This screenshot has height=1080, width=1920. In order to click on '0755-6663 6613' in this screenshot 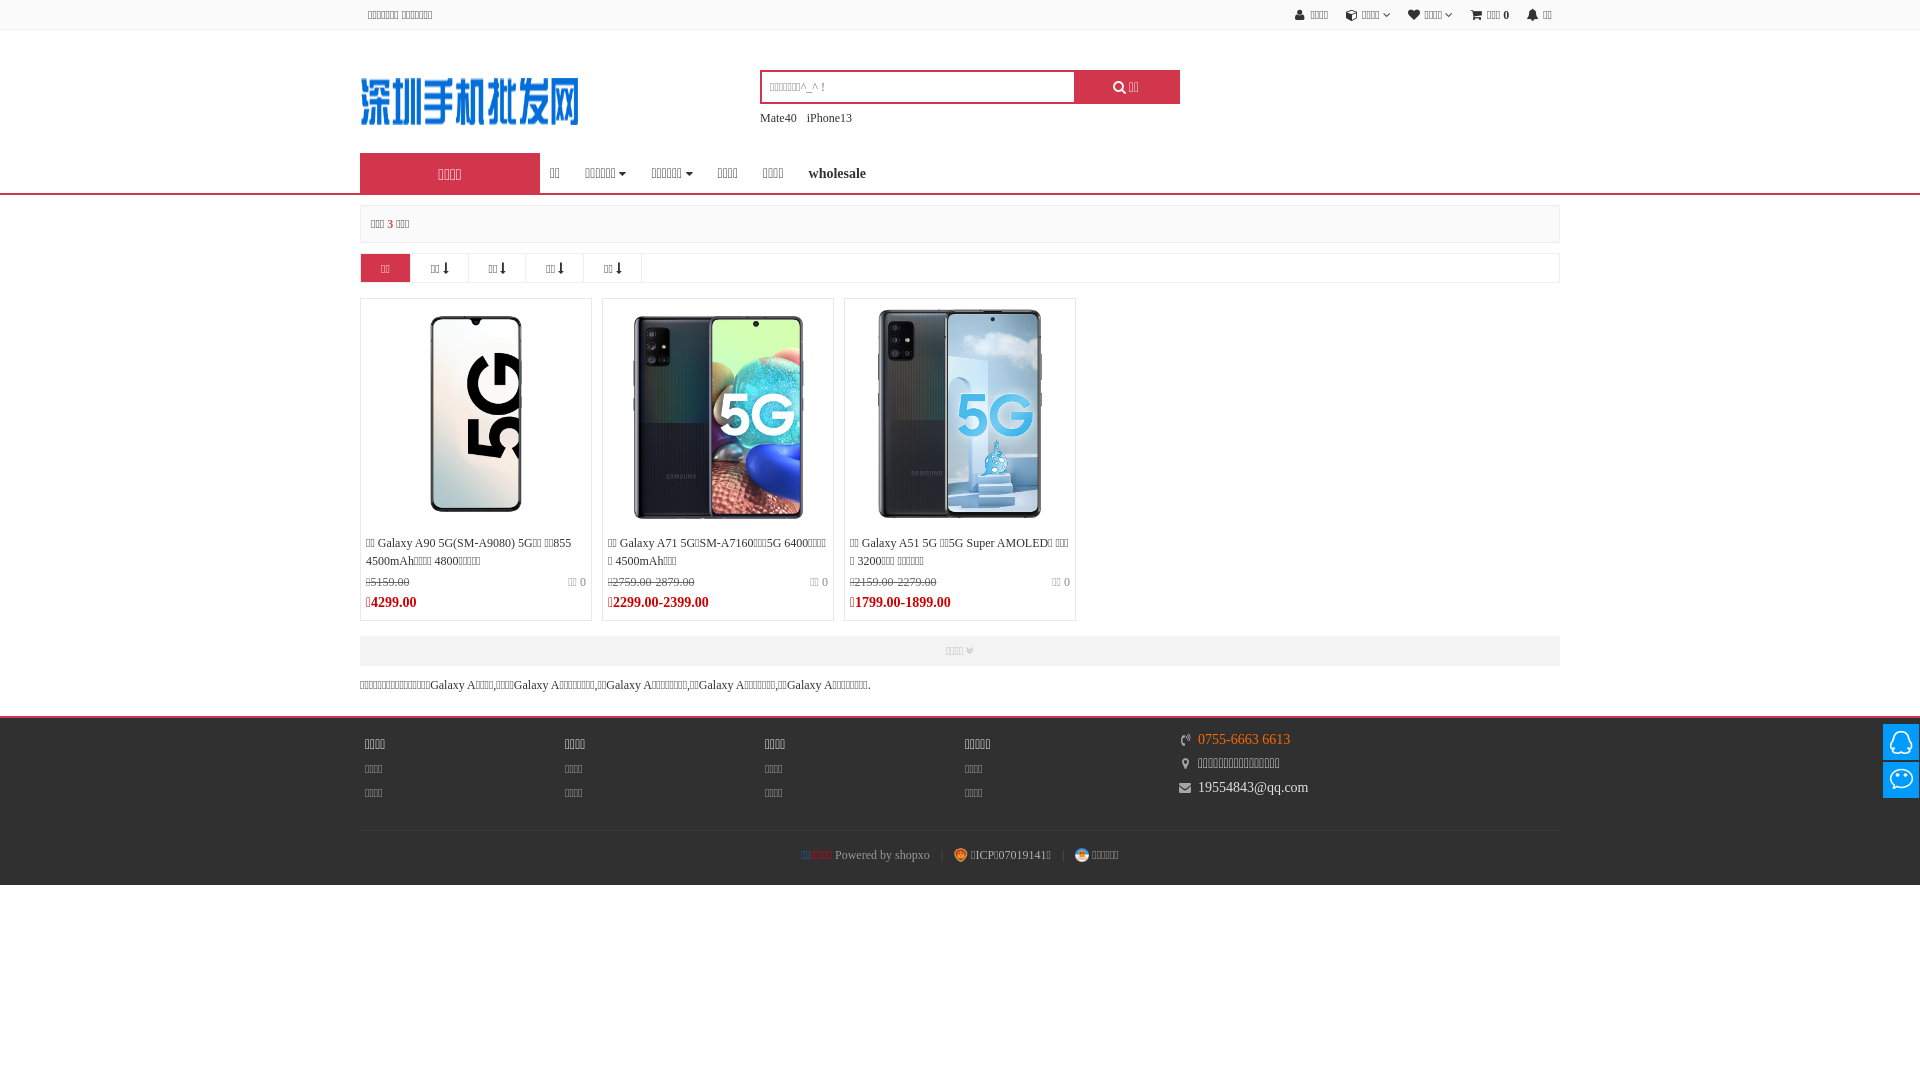, I will do `click(1198, 739)`.